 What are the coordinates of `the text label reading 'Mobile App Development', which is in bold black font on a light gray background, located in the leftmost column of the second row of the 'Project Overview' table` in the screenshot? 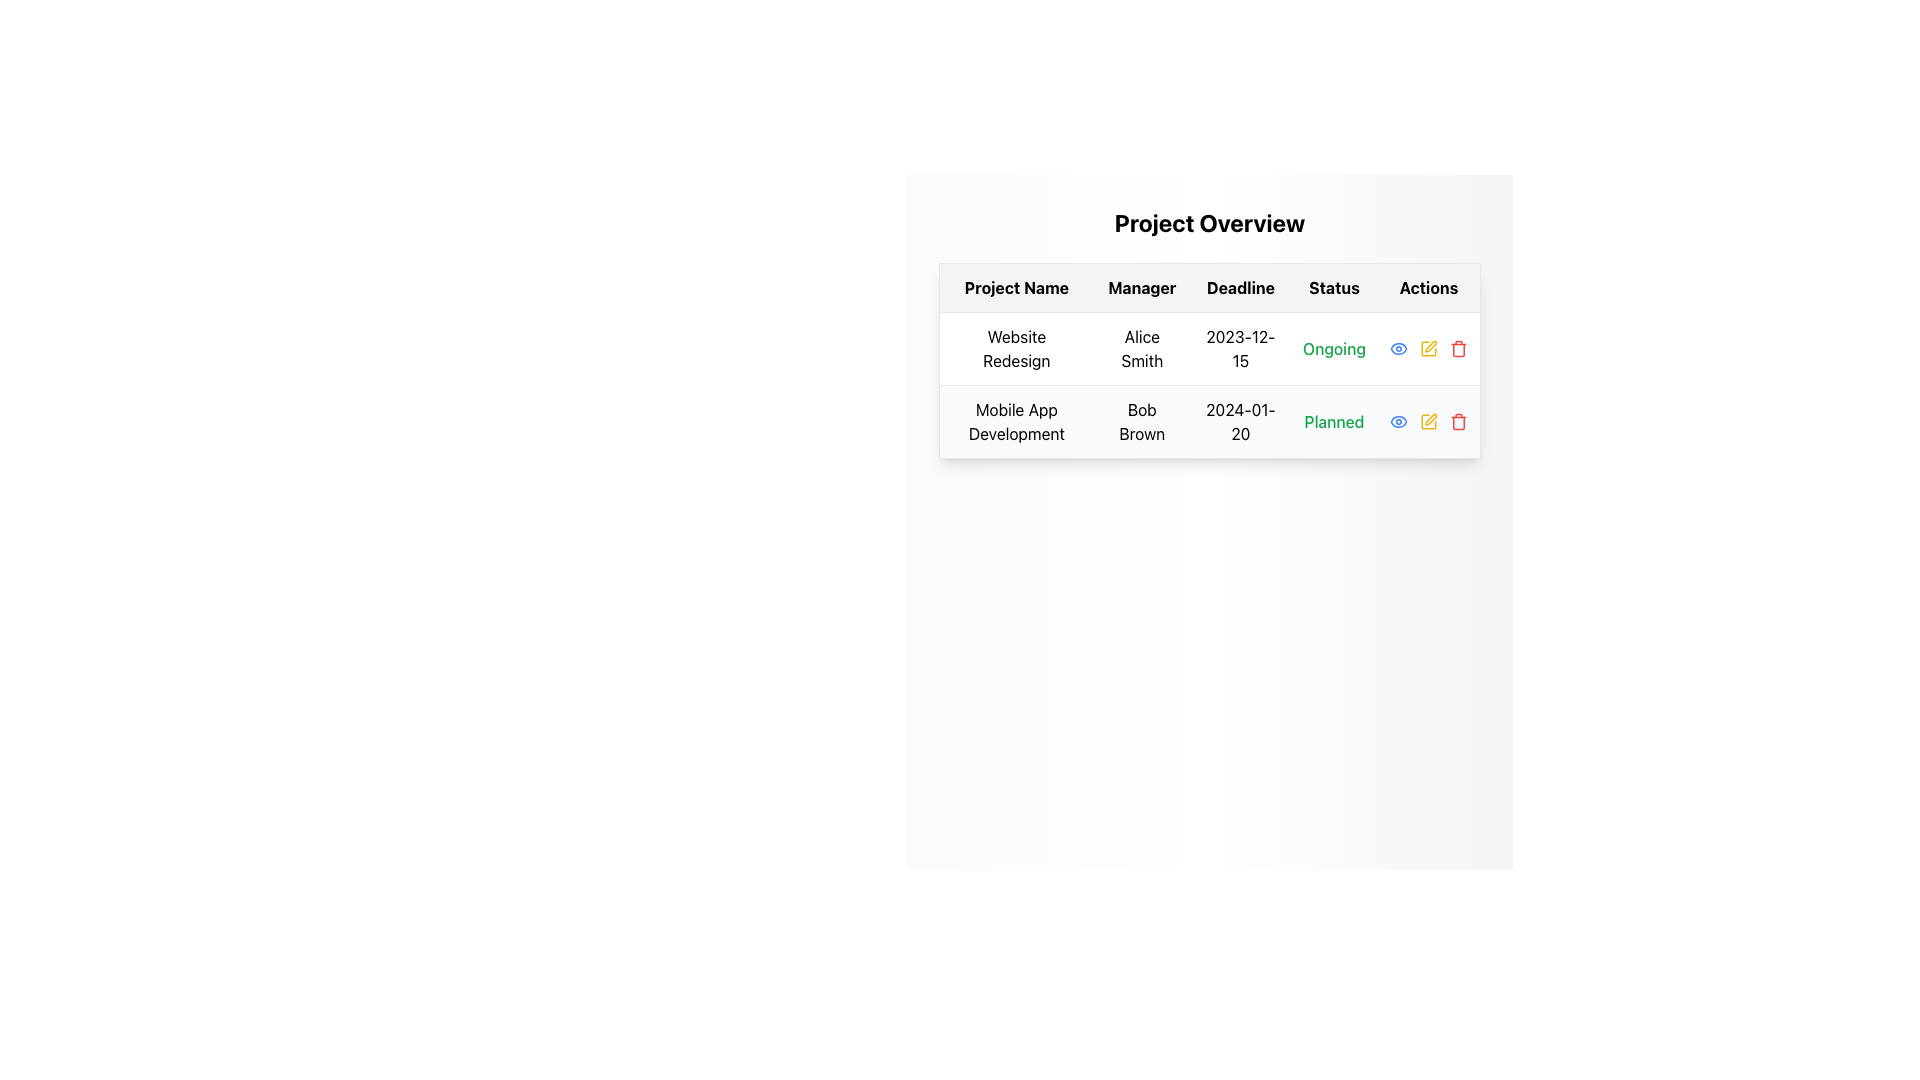 It's located at (1016, 420).